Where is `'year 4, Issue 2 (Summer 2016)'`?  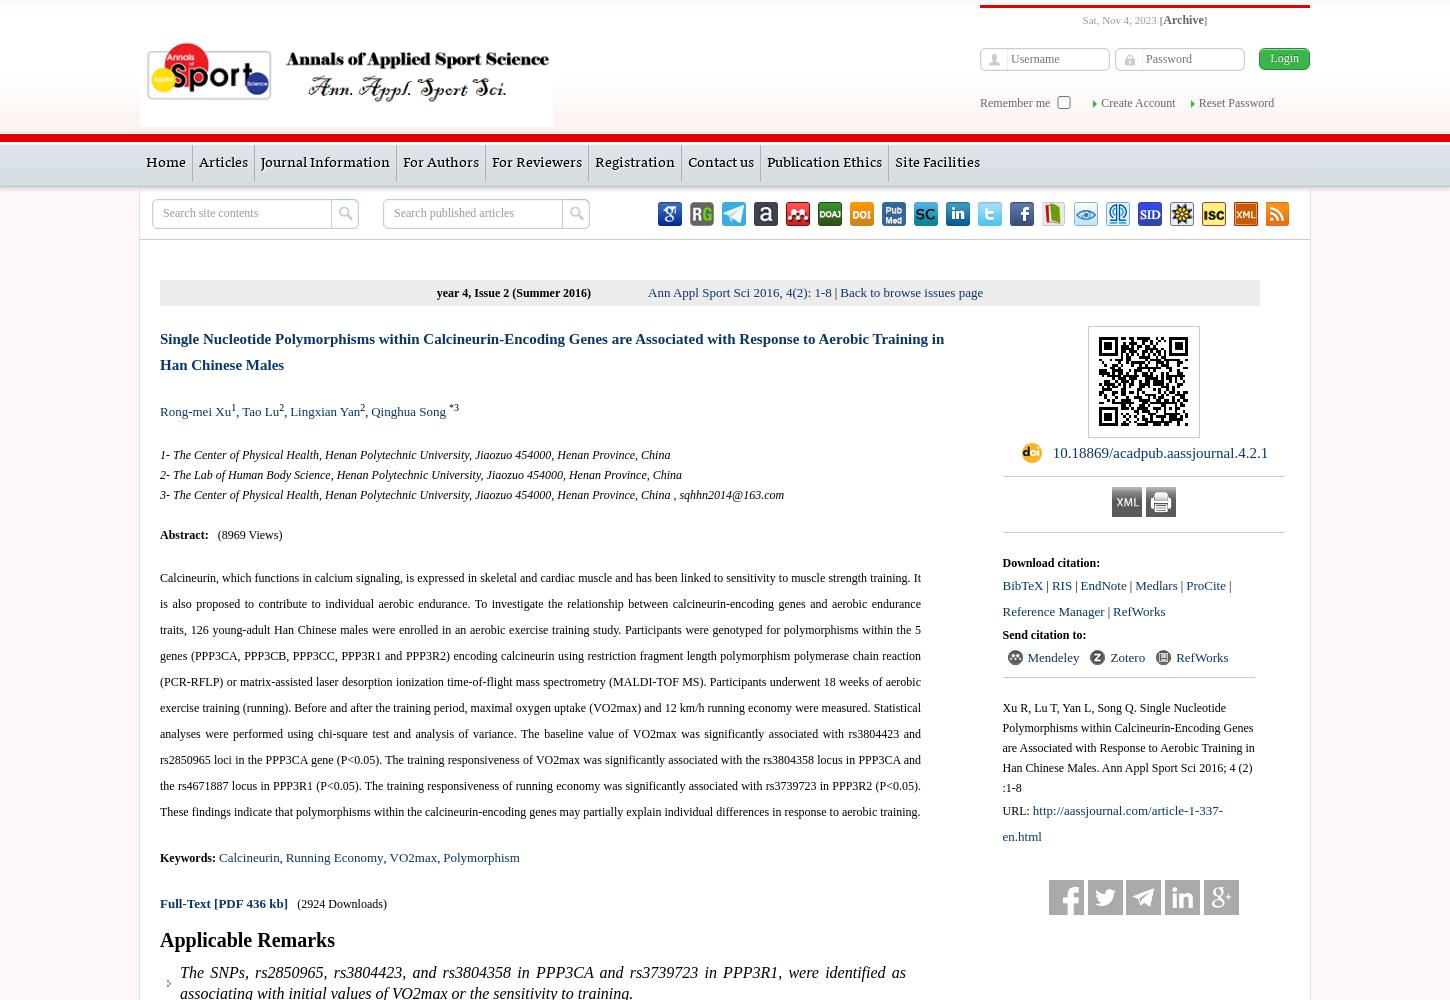 'year 4, Issue 2 (Summer 2016)' is located at coordinates (513, 293).